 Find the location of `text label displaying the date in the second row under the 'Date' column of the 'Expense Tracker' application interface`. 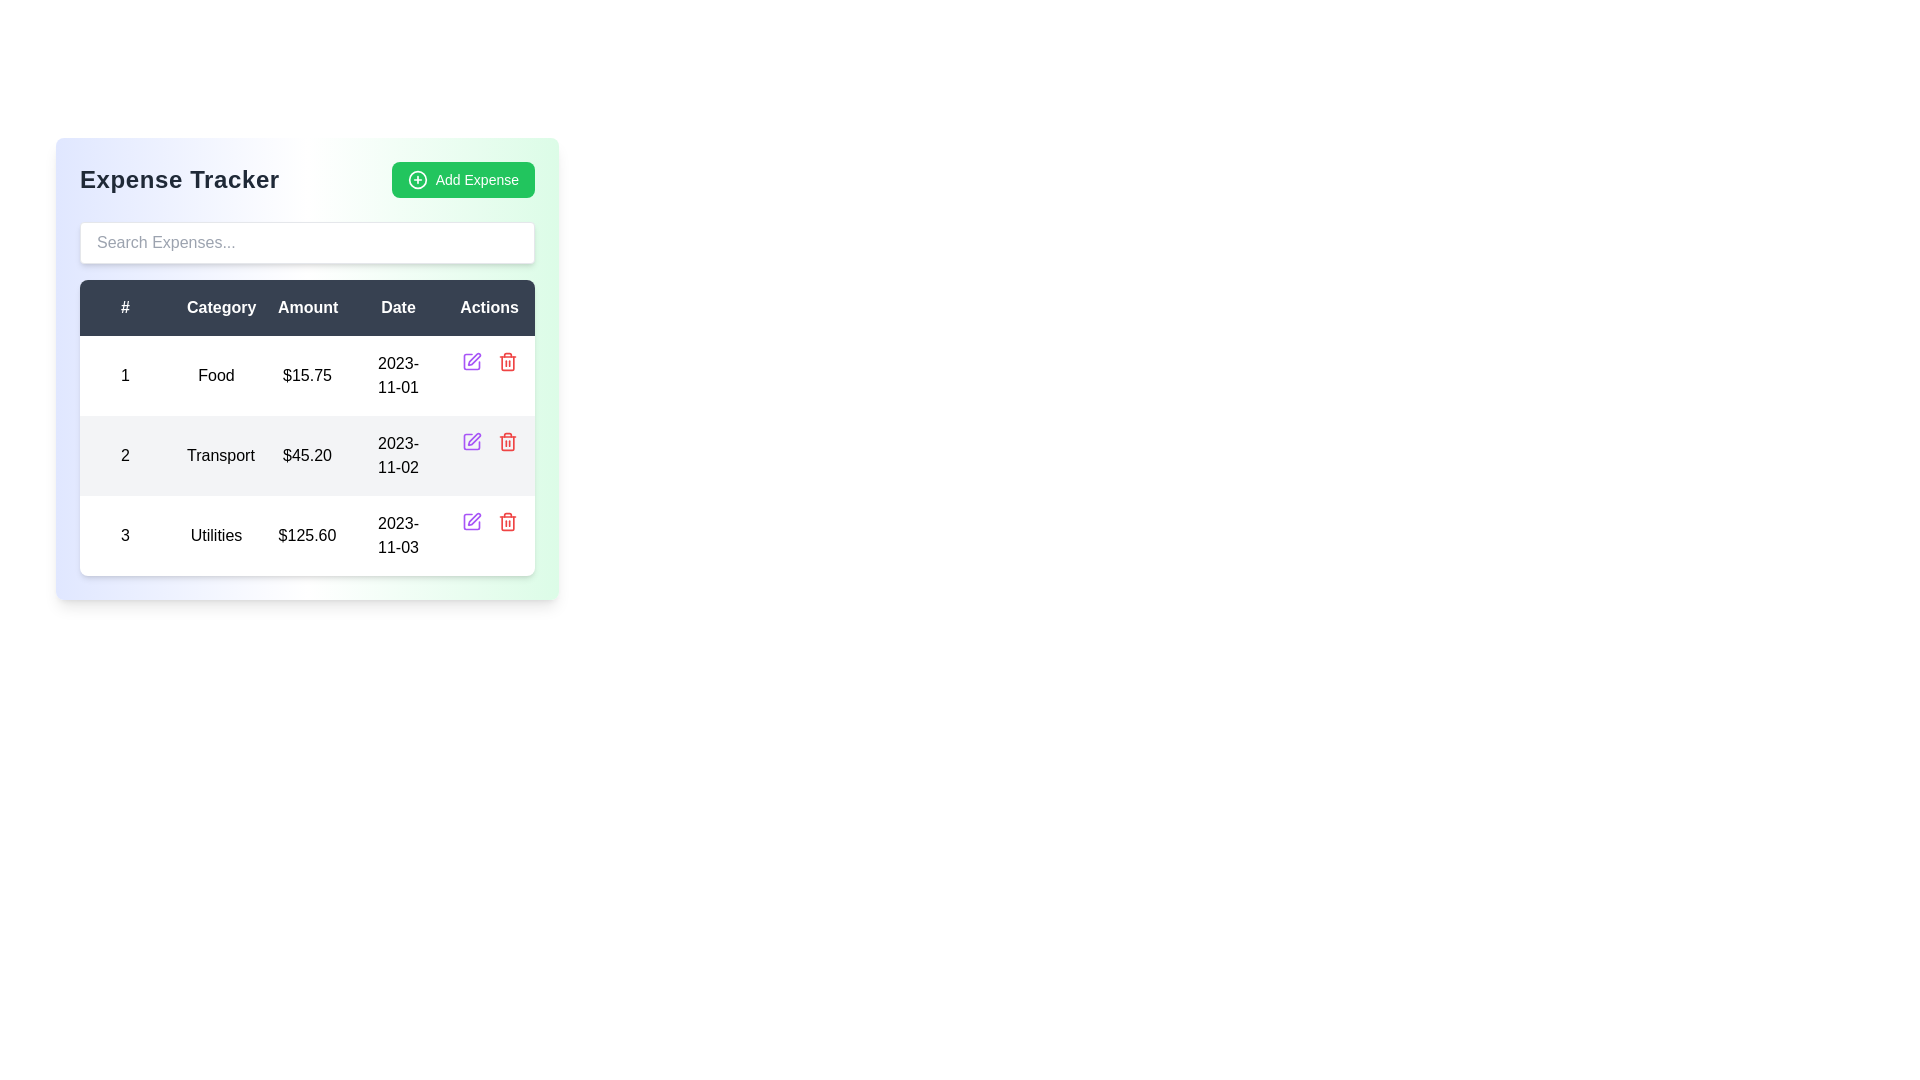

text label displaying the date in the second row under the 'Date' column of the 'Expense Tracker' application interface is located at coordinates (398, 455).